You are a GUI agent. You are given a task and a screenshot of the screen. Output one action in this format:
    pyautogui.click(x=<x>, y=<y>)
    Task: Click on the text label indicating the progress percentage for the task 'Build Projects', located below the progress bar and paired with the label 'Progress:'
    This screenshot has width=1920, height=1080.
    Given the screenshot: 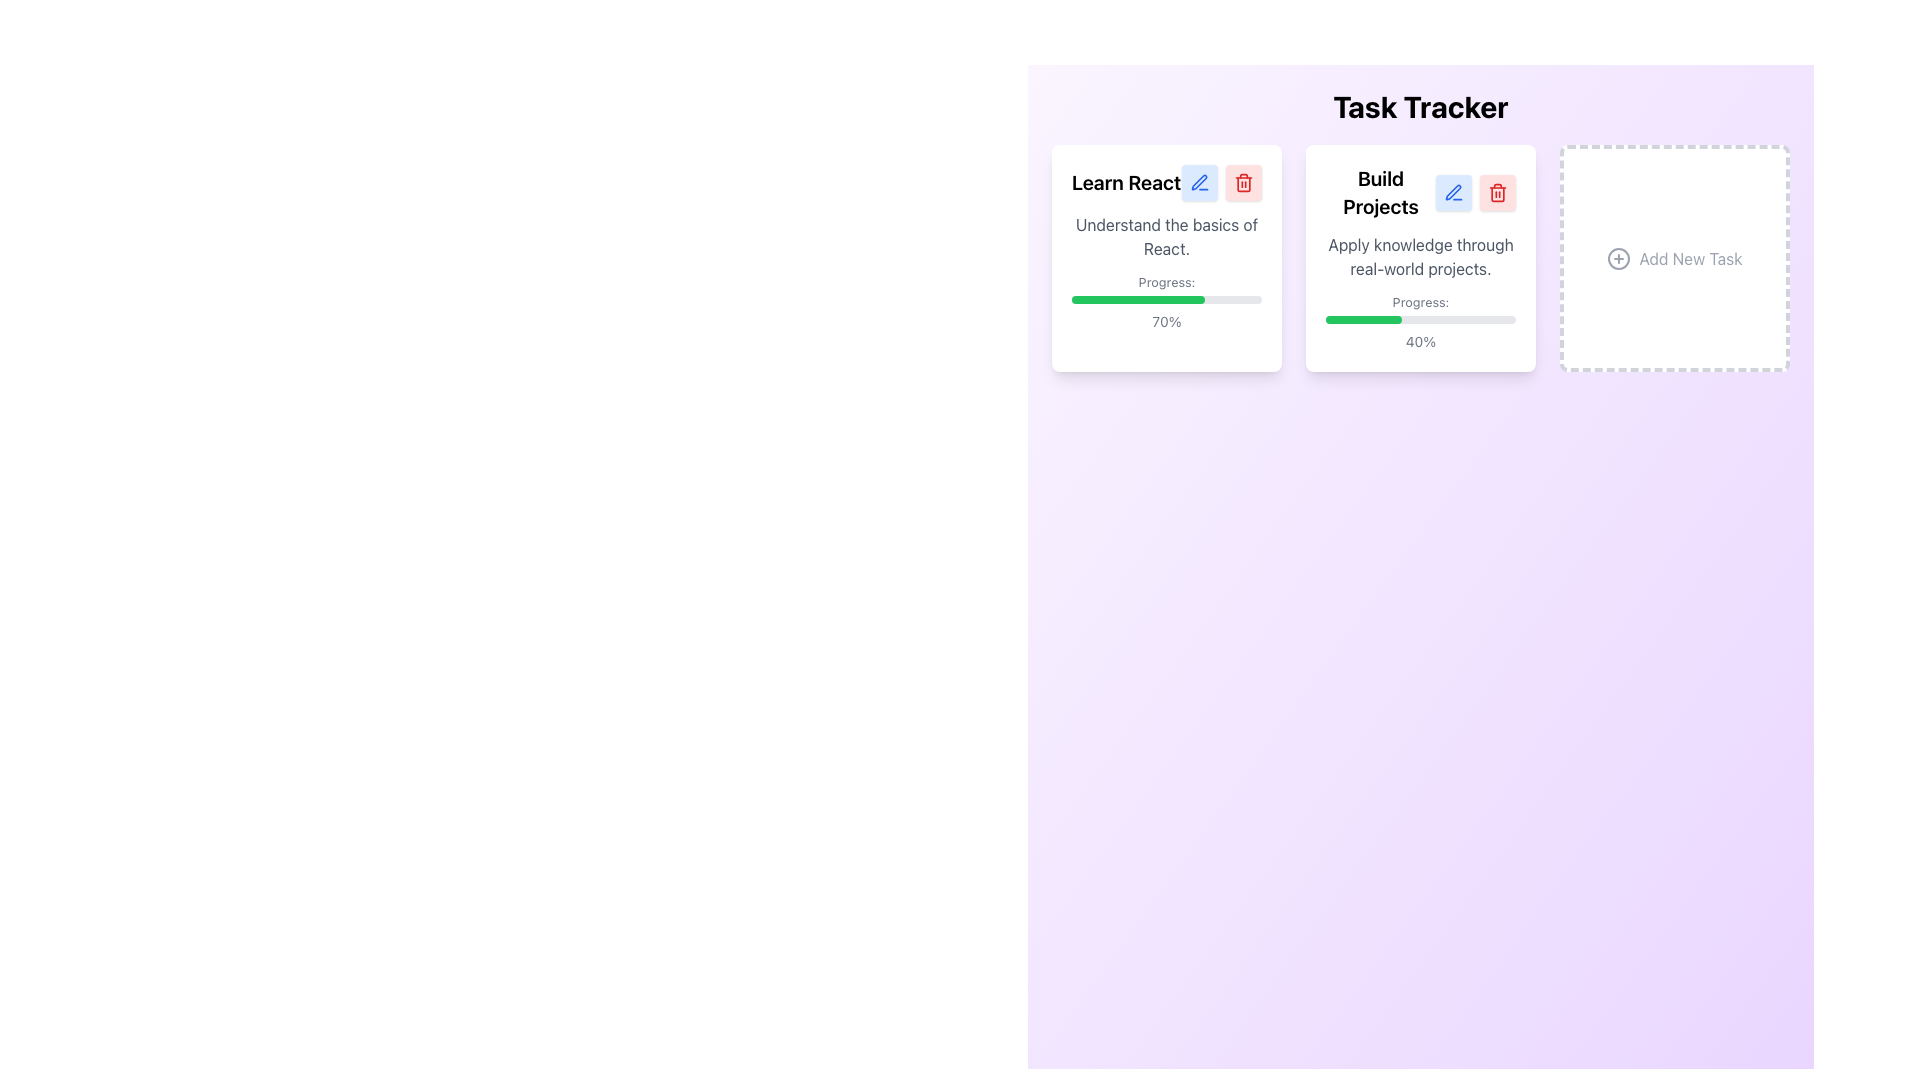 What is the action you would take?
    pyautogui.click(x=1419, y=341)
    